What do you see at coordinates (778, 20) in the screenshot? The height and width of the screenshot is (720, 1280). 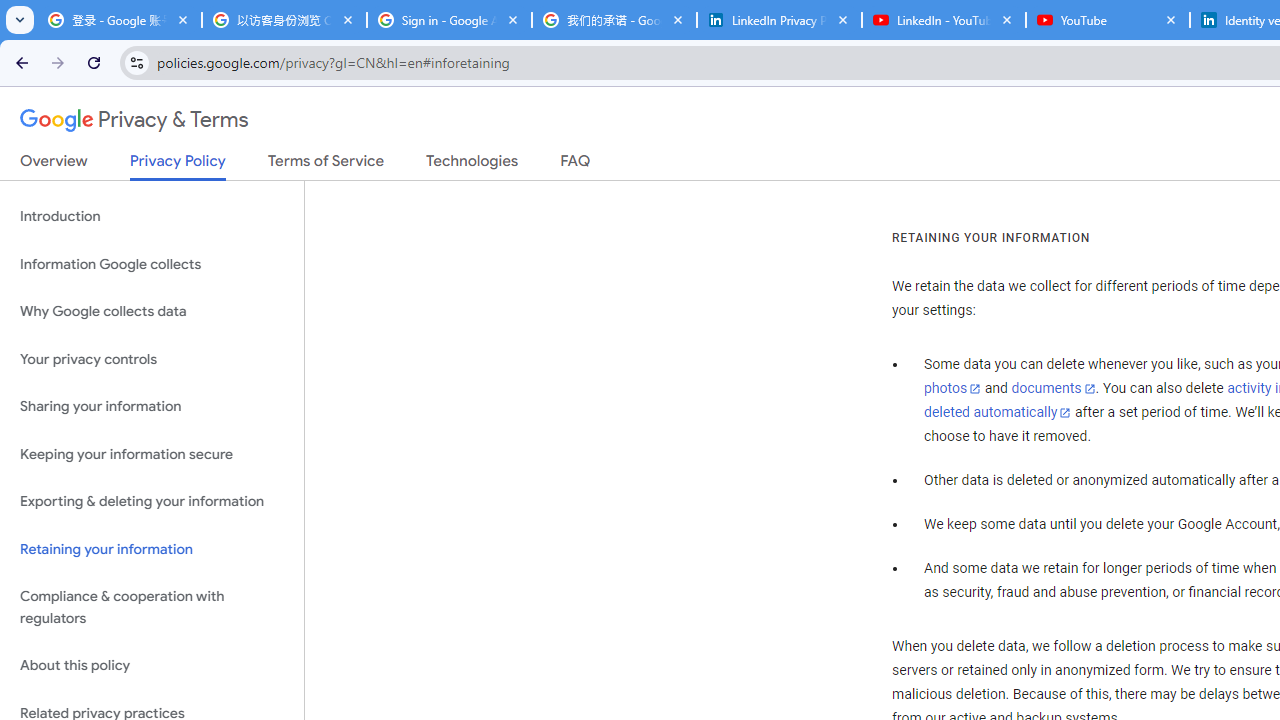 I see `'LinkedIn Privacy Policy'` at bounding box center [778, 20].